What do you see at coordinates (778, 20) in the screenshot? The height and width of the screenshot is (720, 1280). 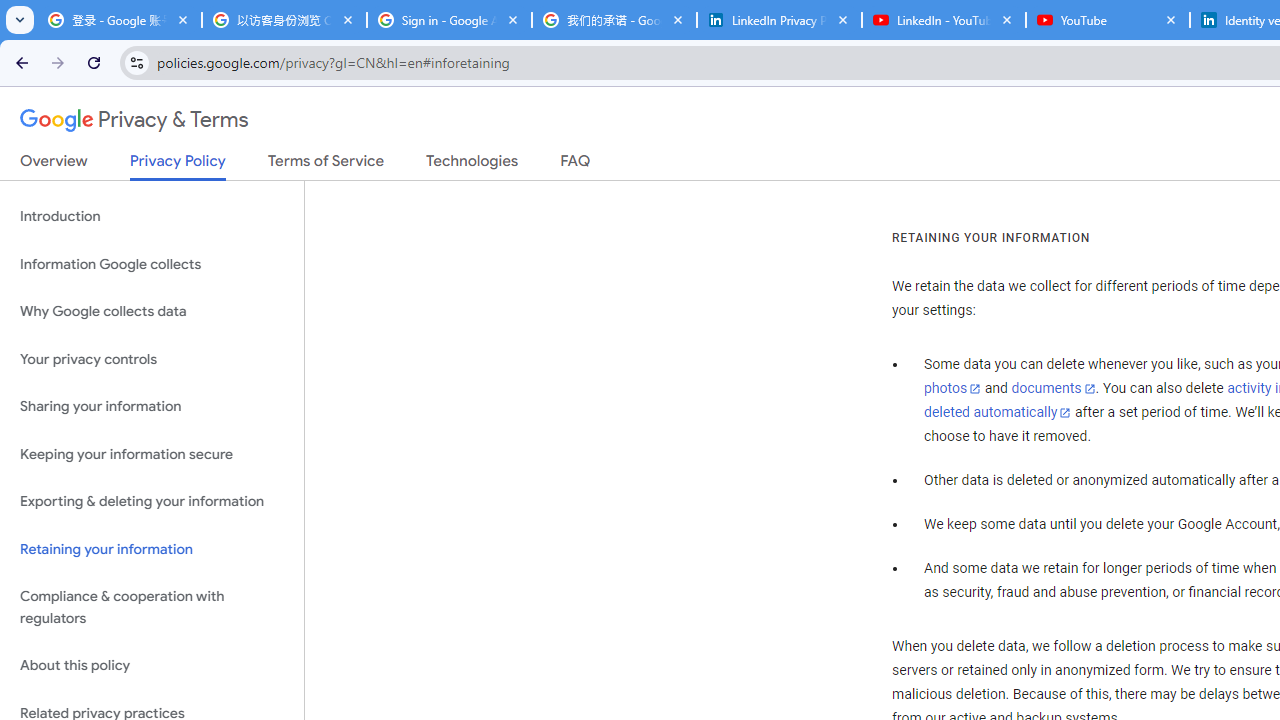 I see `'LinkedIn Privacy Policy'` at bounding box center [778, 20].